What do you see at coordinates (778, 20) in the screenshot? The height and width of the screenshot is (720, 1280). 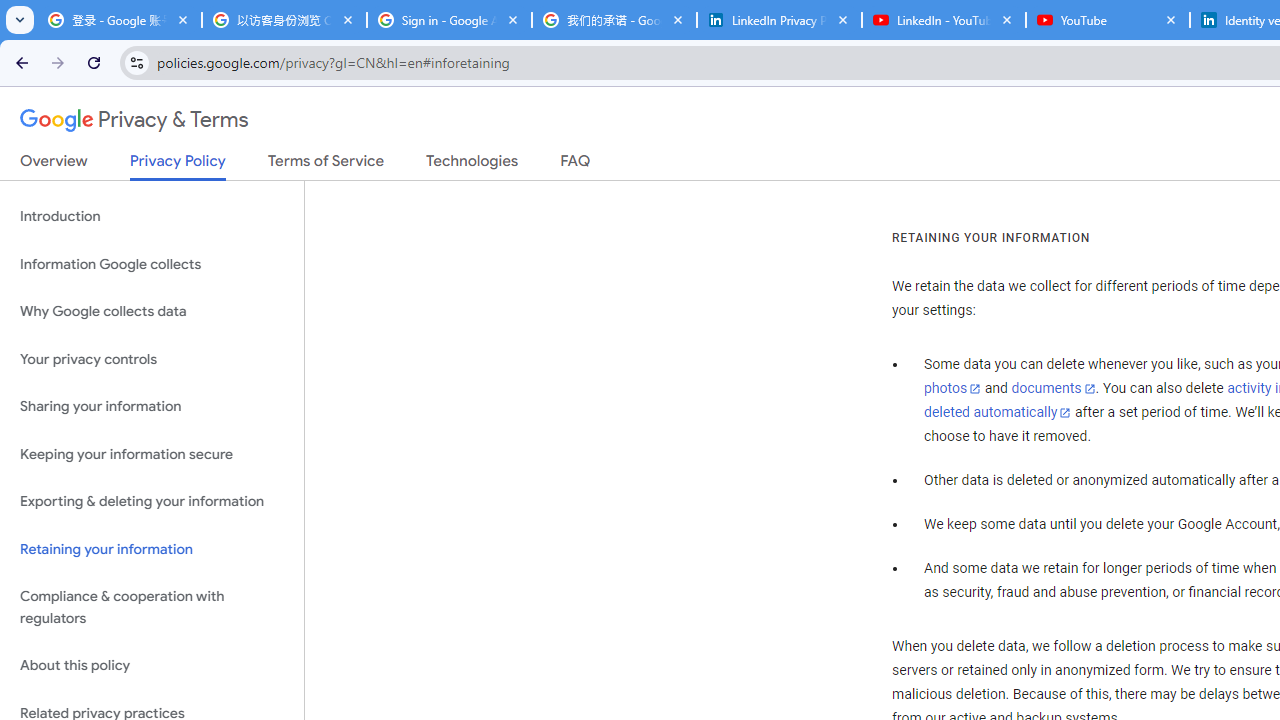 I see `'LinkedIn Privacy Policy'` at bounding box center [778, 20].